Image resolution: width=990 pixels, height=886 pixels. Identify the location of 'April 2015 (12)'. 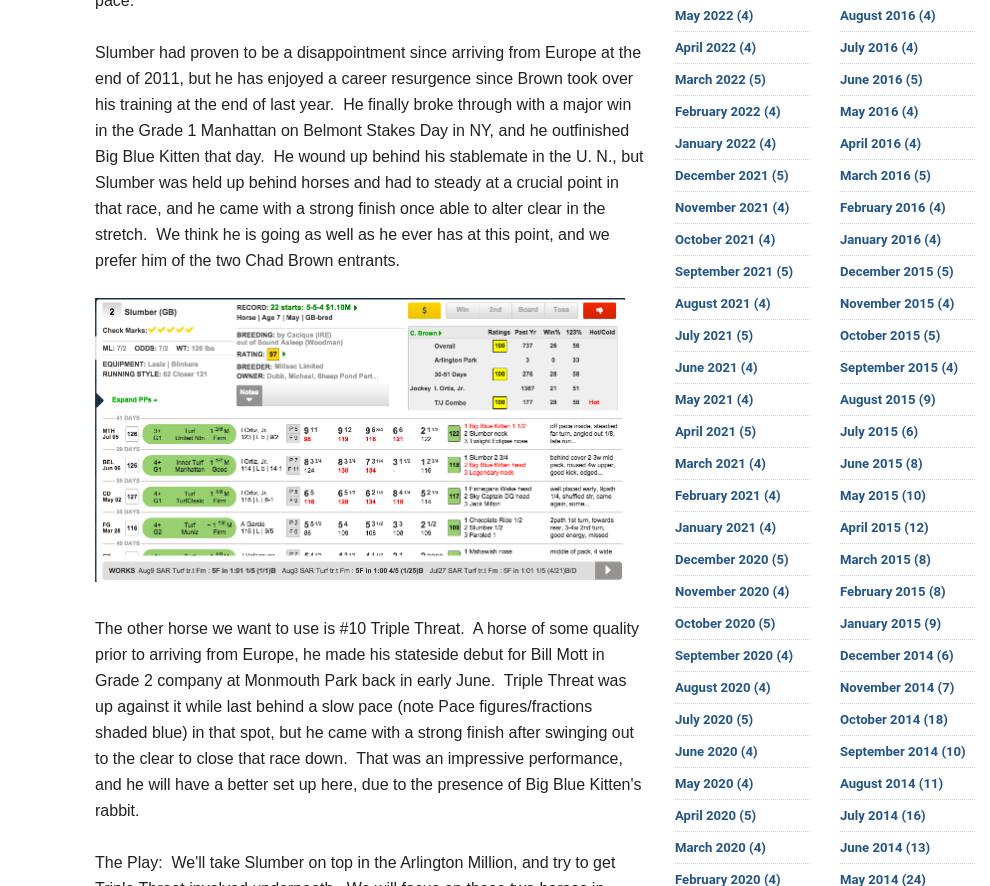
(883, 526).